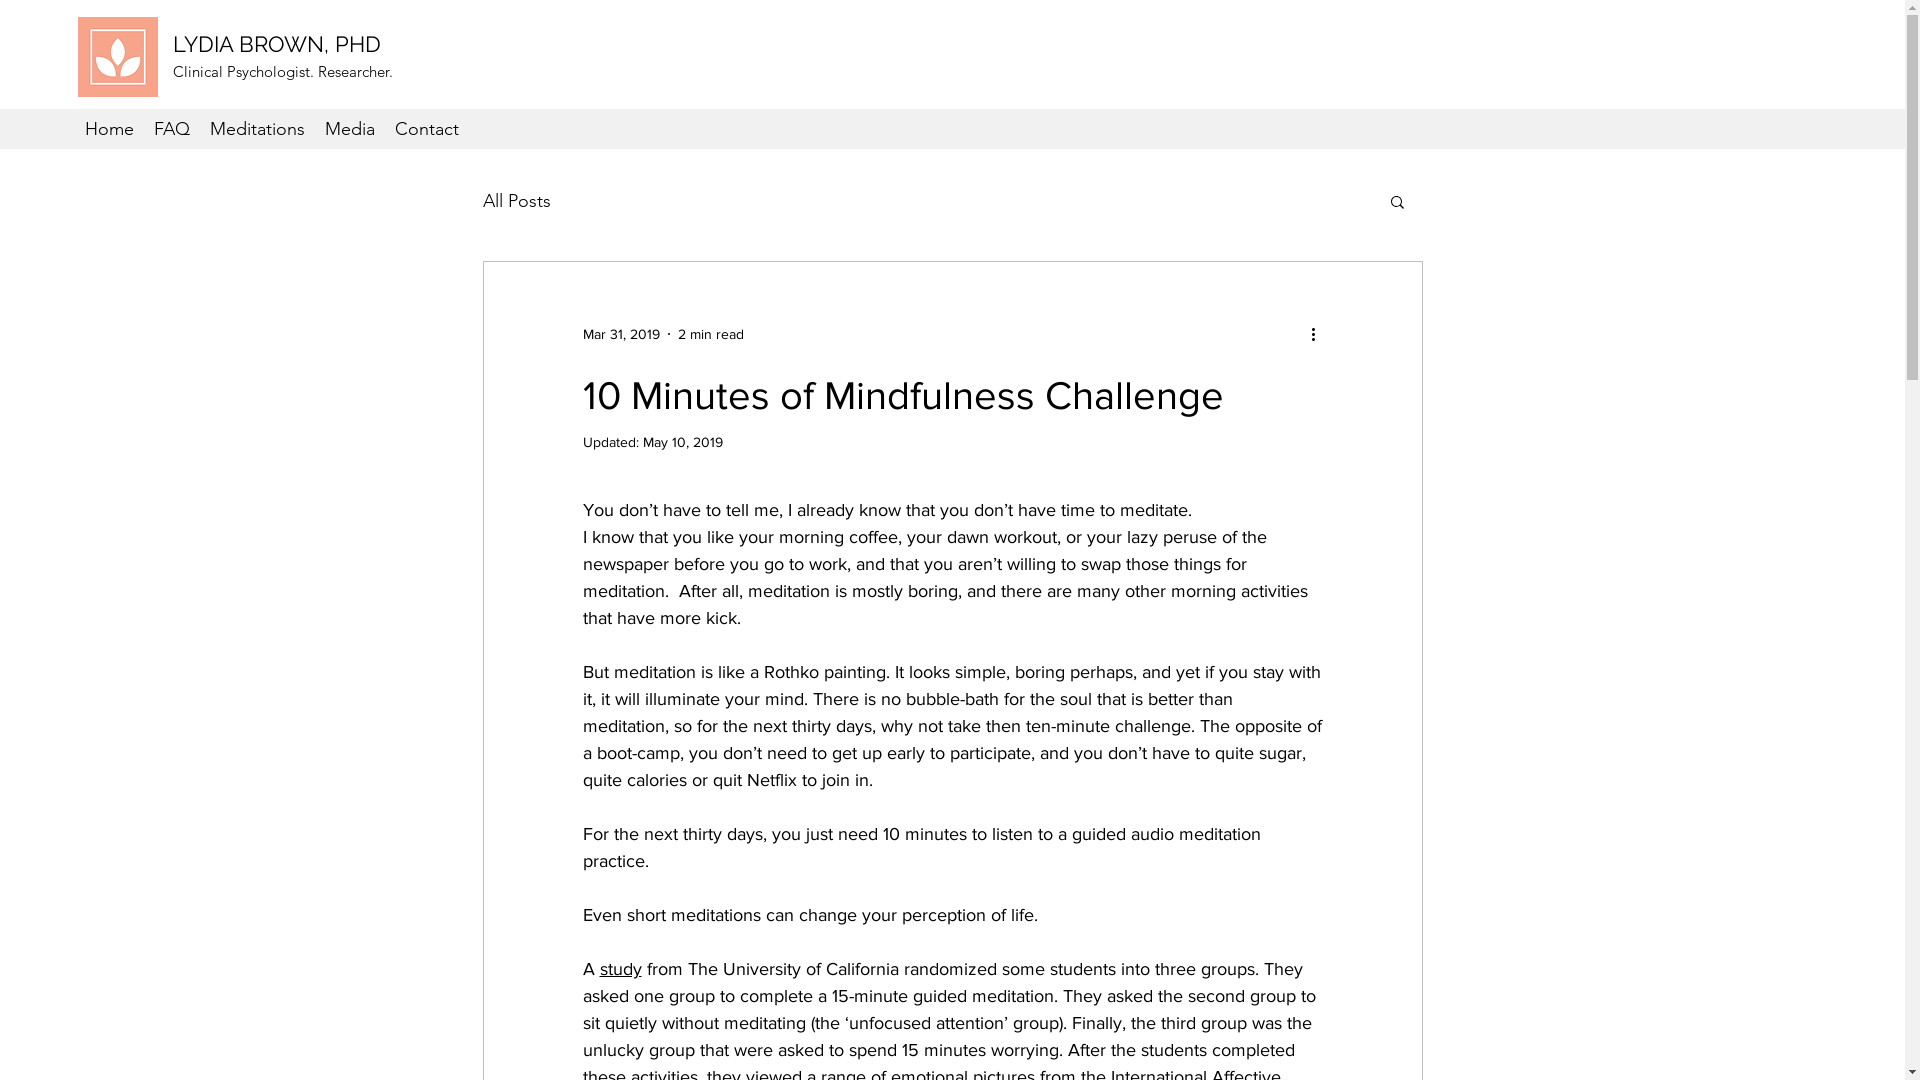 The width and height of the screenshot is (1920, 1080). Describe the element at coordinates (276, 43) in the screenshot. I see `'LYDIA BROWN, PHD'` at that location.